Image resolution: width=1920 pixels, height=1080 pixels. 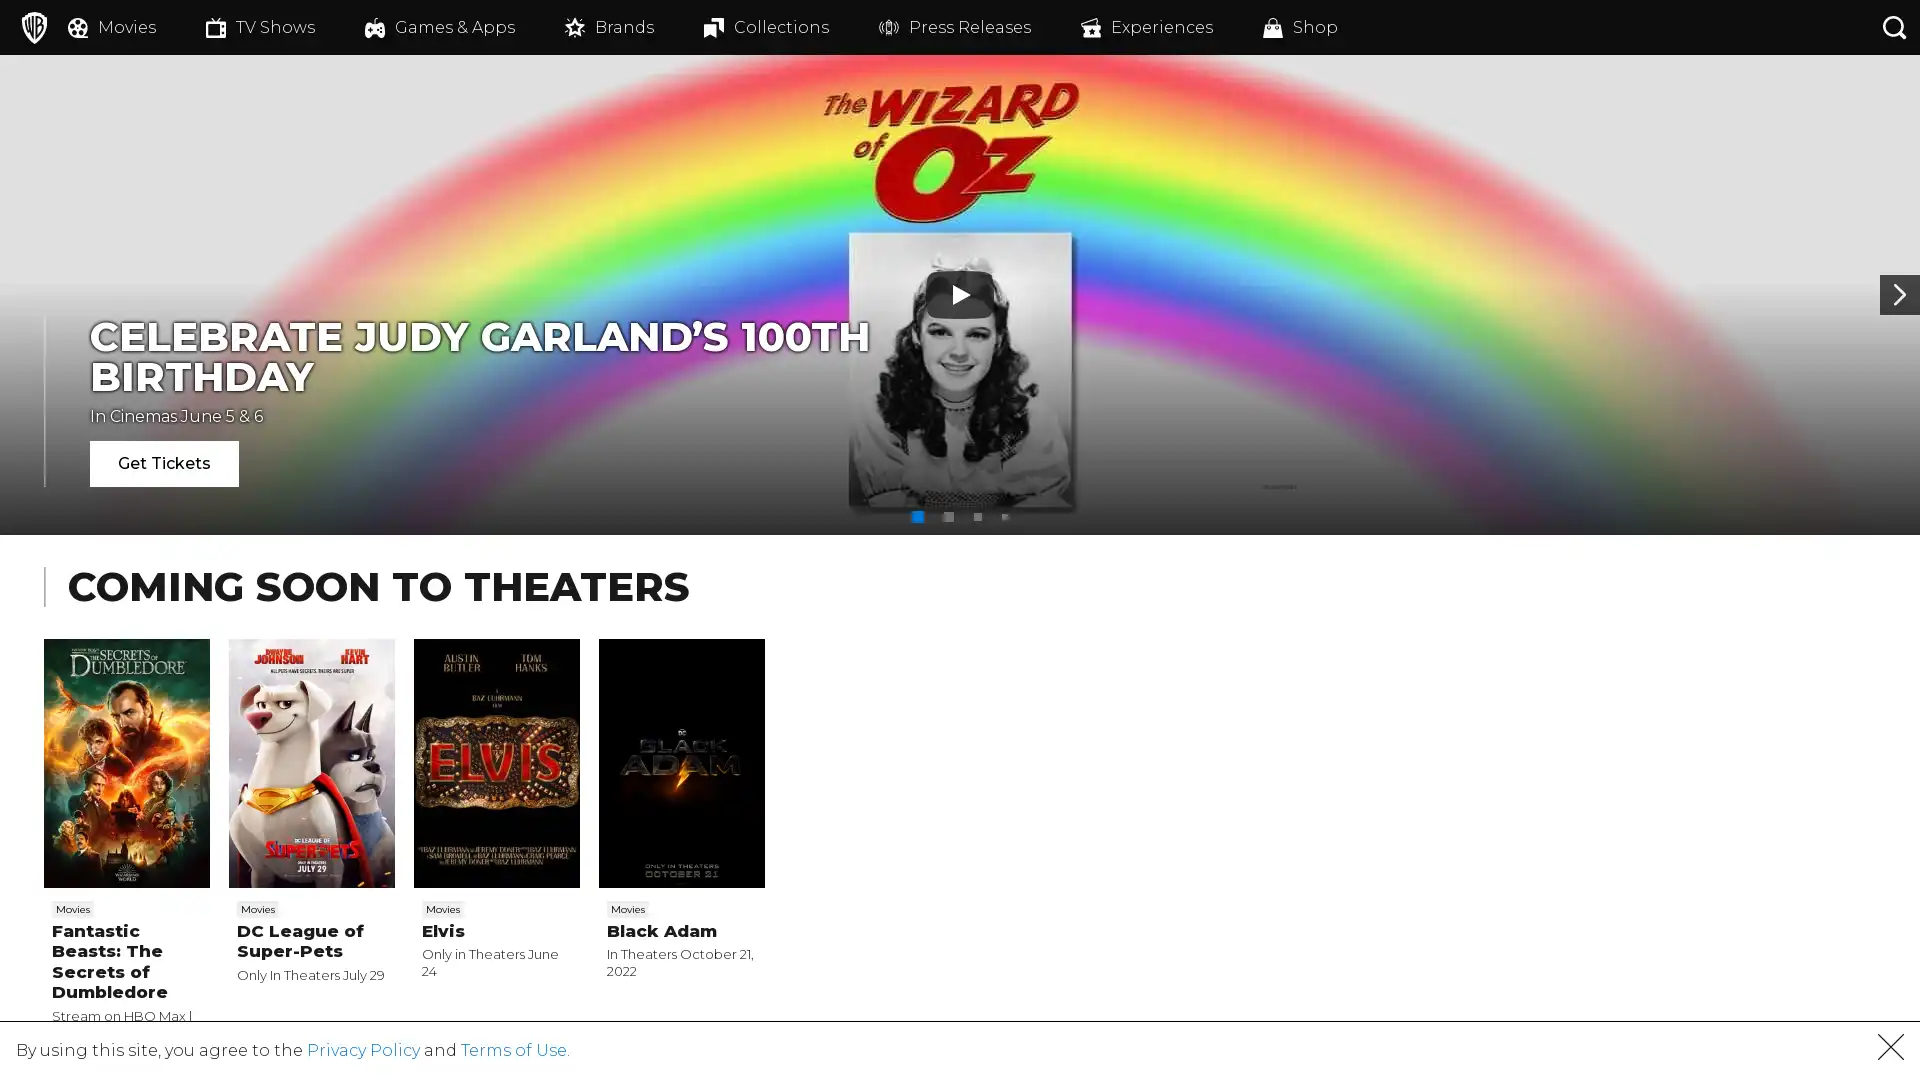 What do you see at coordinates (948, 515) in the screenshot?
I see `Banner 2` at bounding box center [948, 515].